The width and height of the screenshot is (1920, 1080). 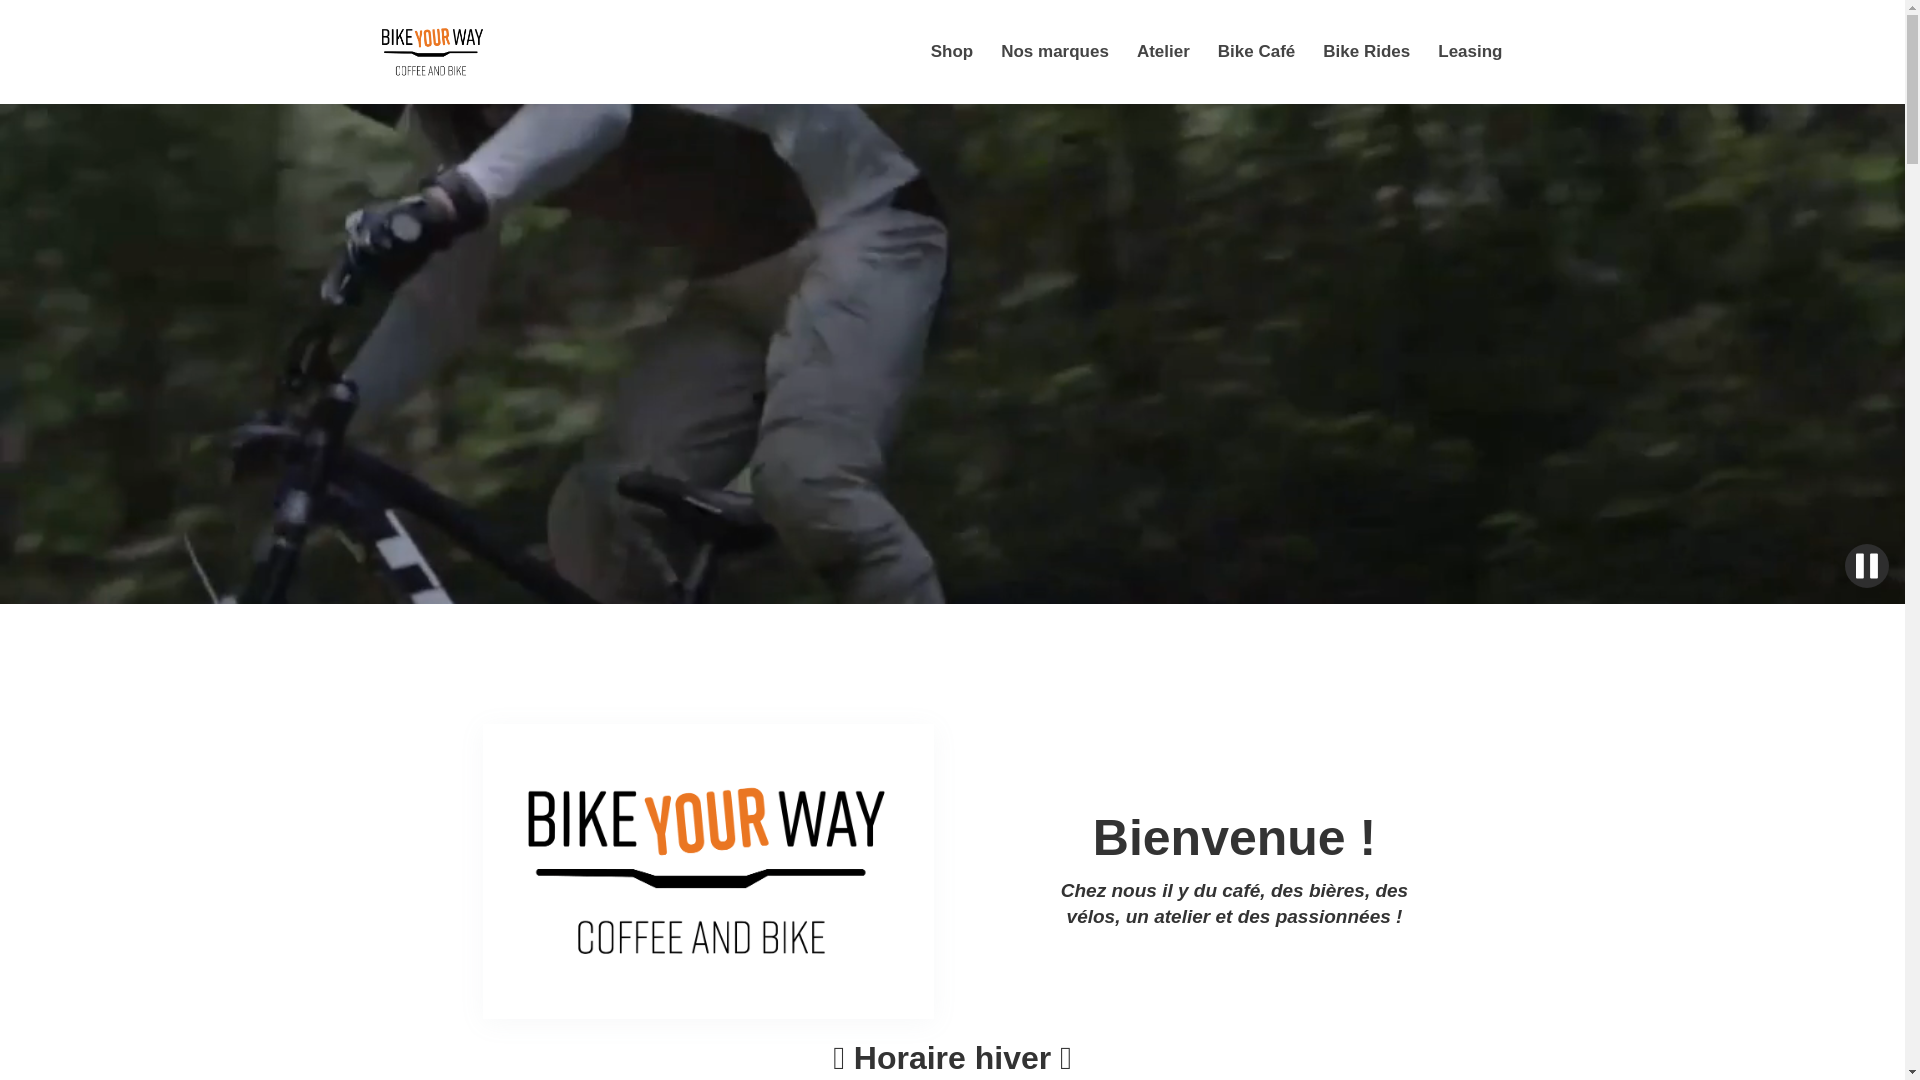 What do you see at coordinates (1123, 50) in the screenshot?
I see `'Atelier'` at bounding box center [1123, 50].